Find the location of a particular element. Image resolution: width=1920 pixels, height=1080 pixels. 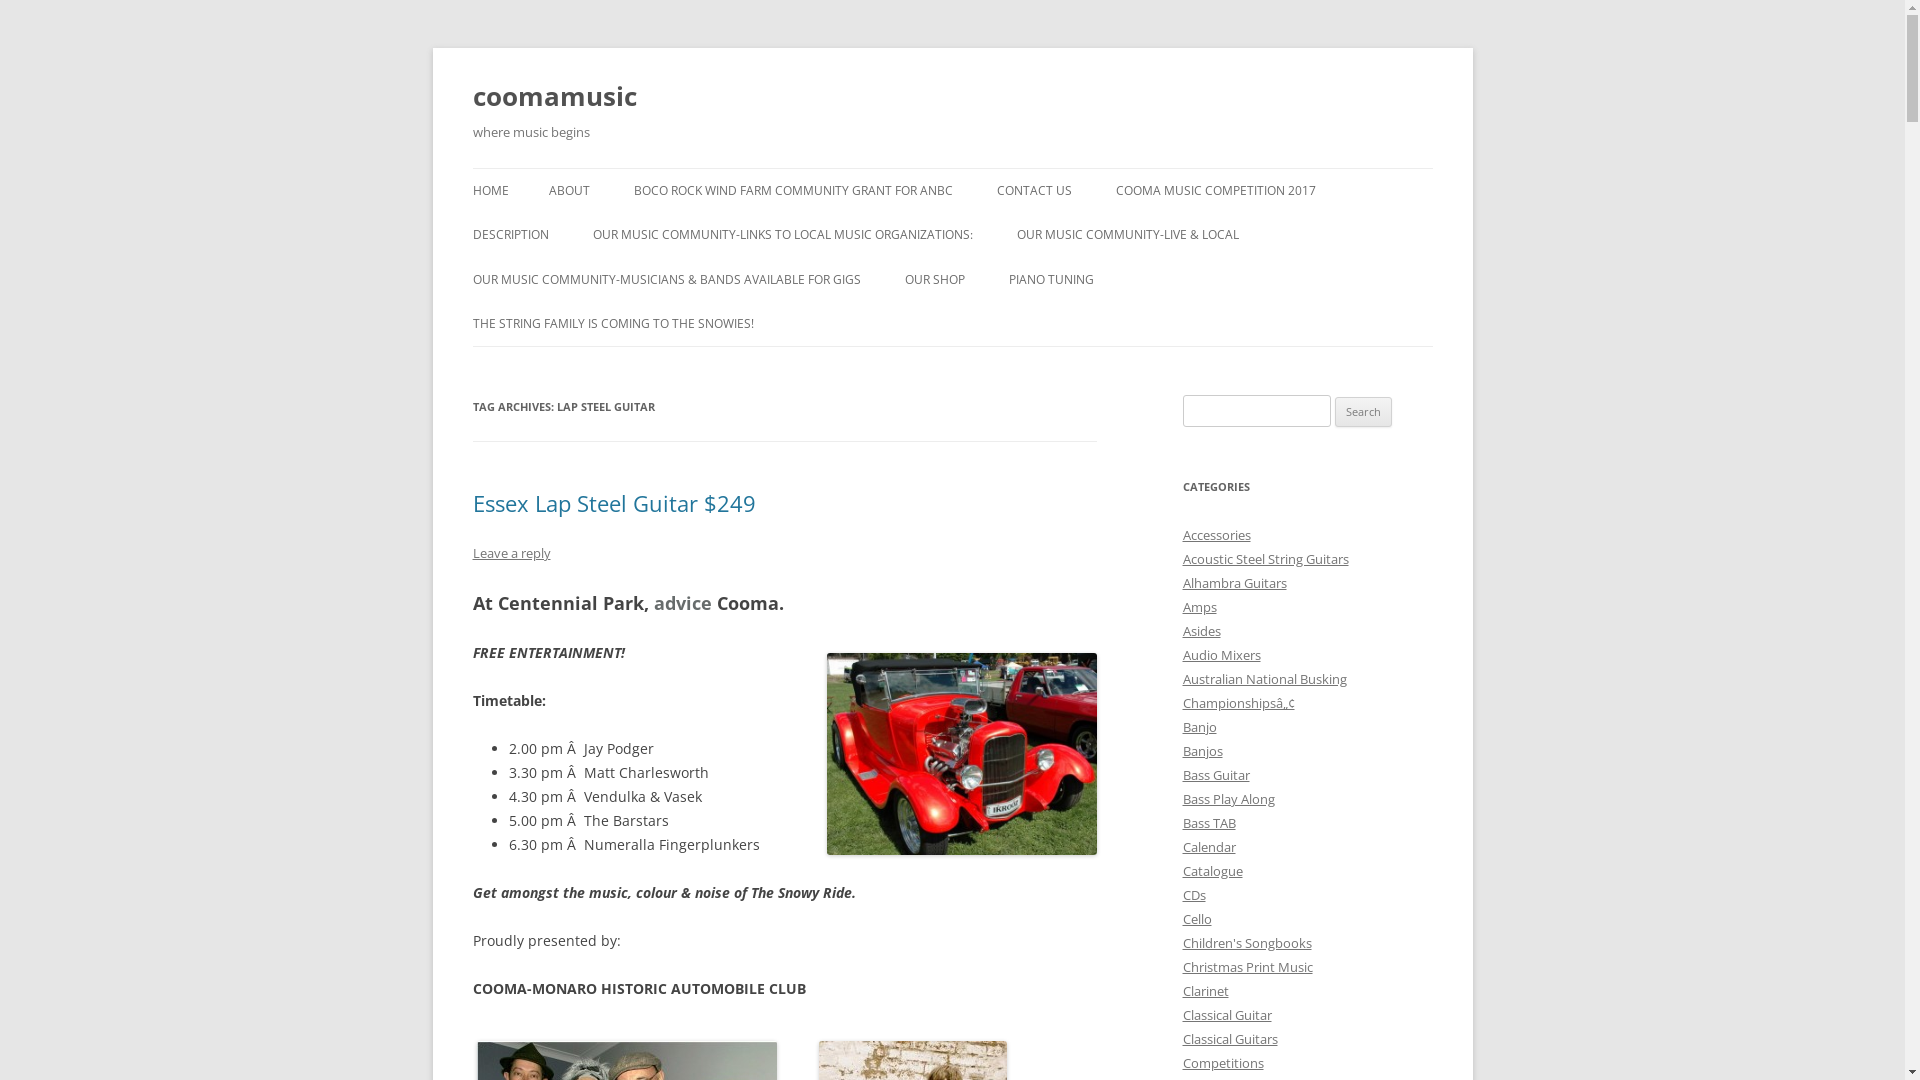

'Essex Lap Steel Guitar $249' is located at coordinates (612, 501).